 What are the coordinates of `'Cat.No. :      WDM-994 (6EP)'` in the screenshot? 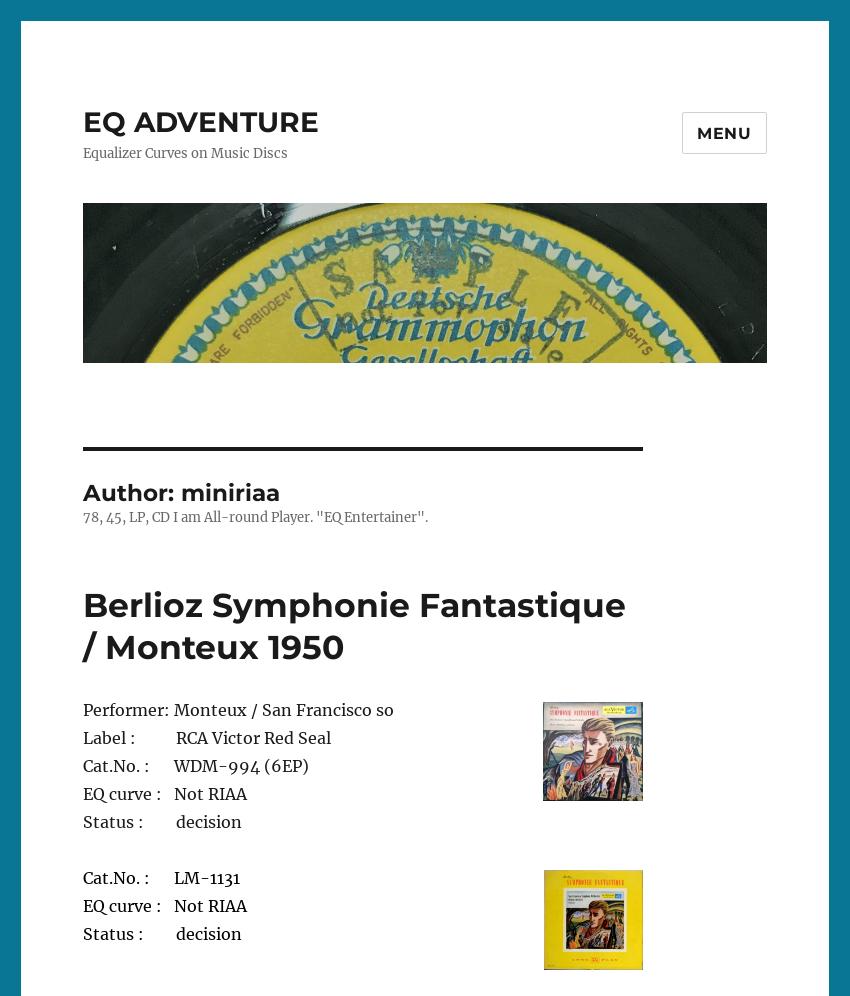 It's located at (195, 765).